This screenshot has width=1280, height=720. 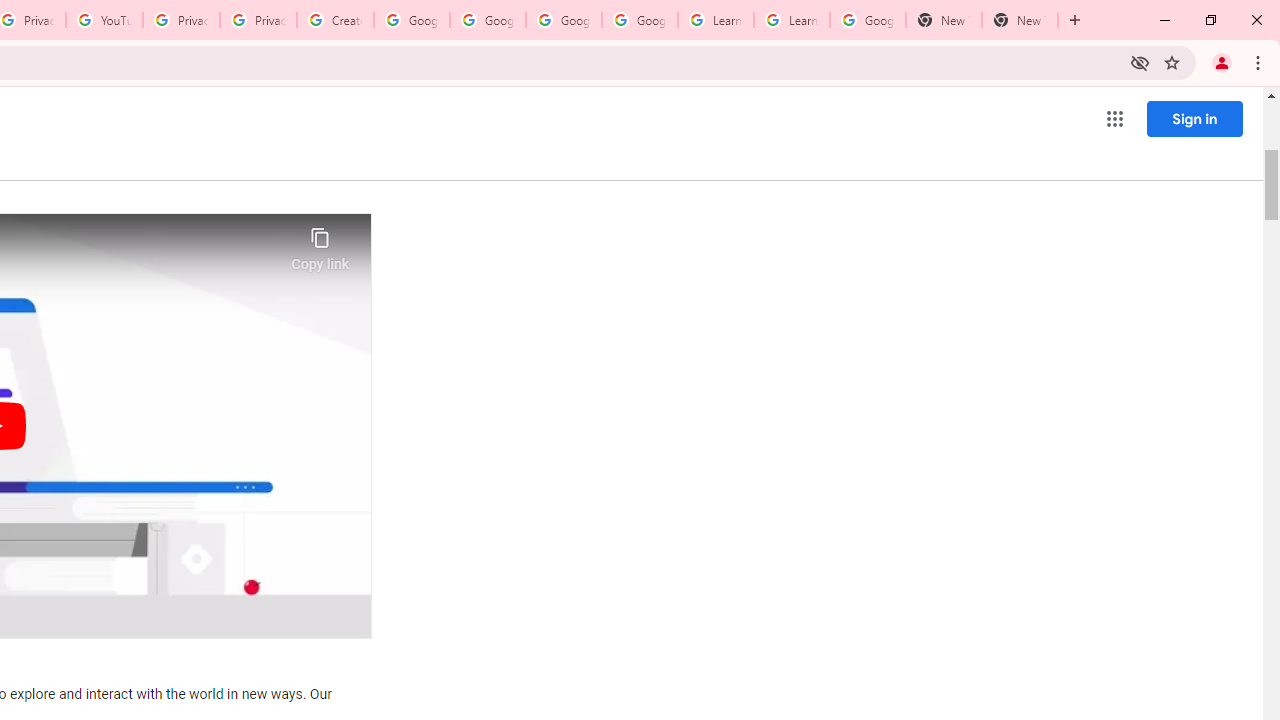 What do you see at coordinates (320, 243) in the screenshot?
I see `'Copy link'` at bounding box center [320, 243].